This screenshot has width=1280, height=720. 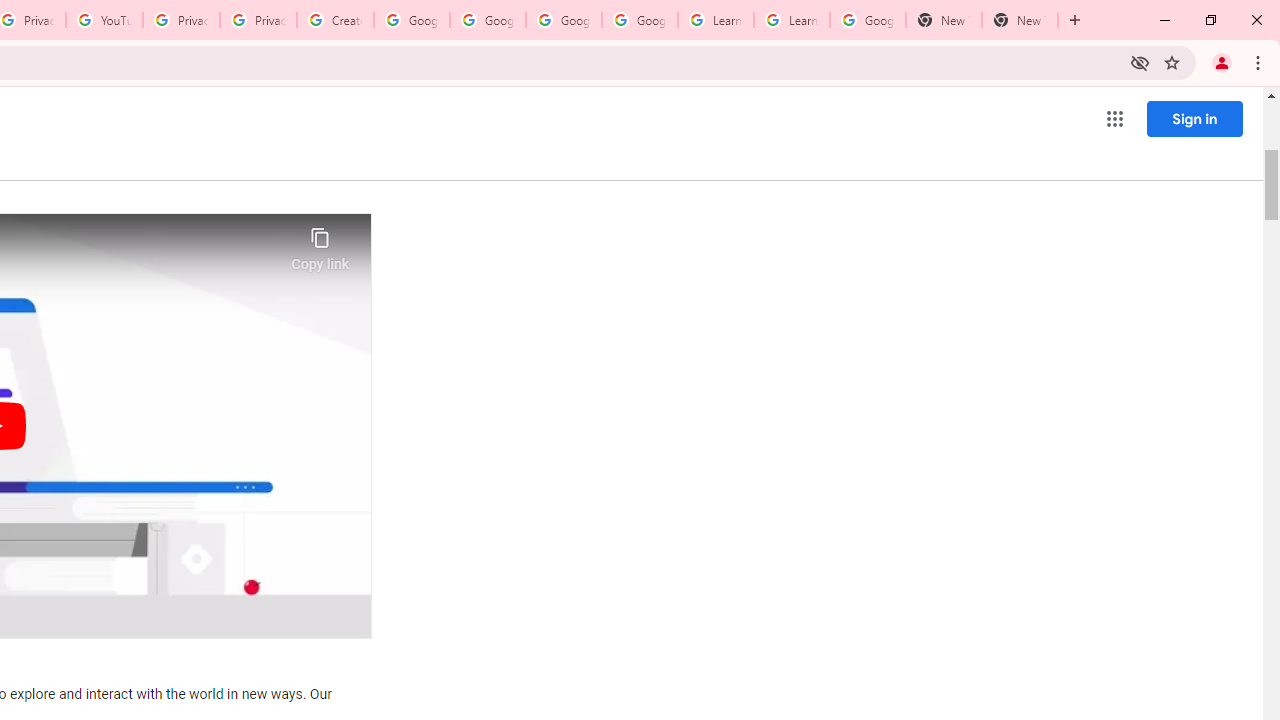 What do you see at coordinates (320, 243) in the screenshot?
I see `'Copy link'` at bounding box center [320, 243].